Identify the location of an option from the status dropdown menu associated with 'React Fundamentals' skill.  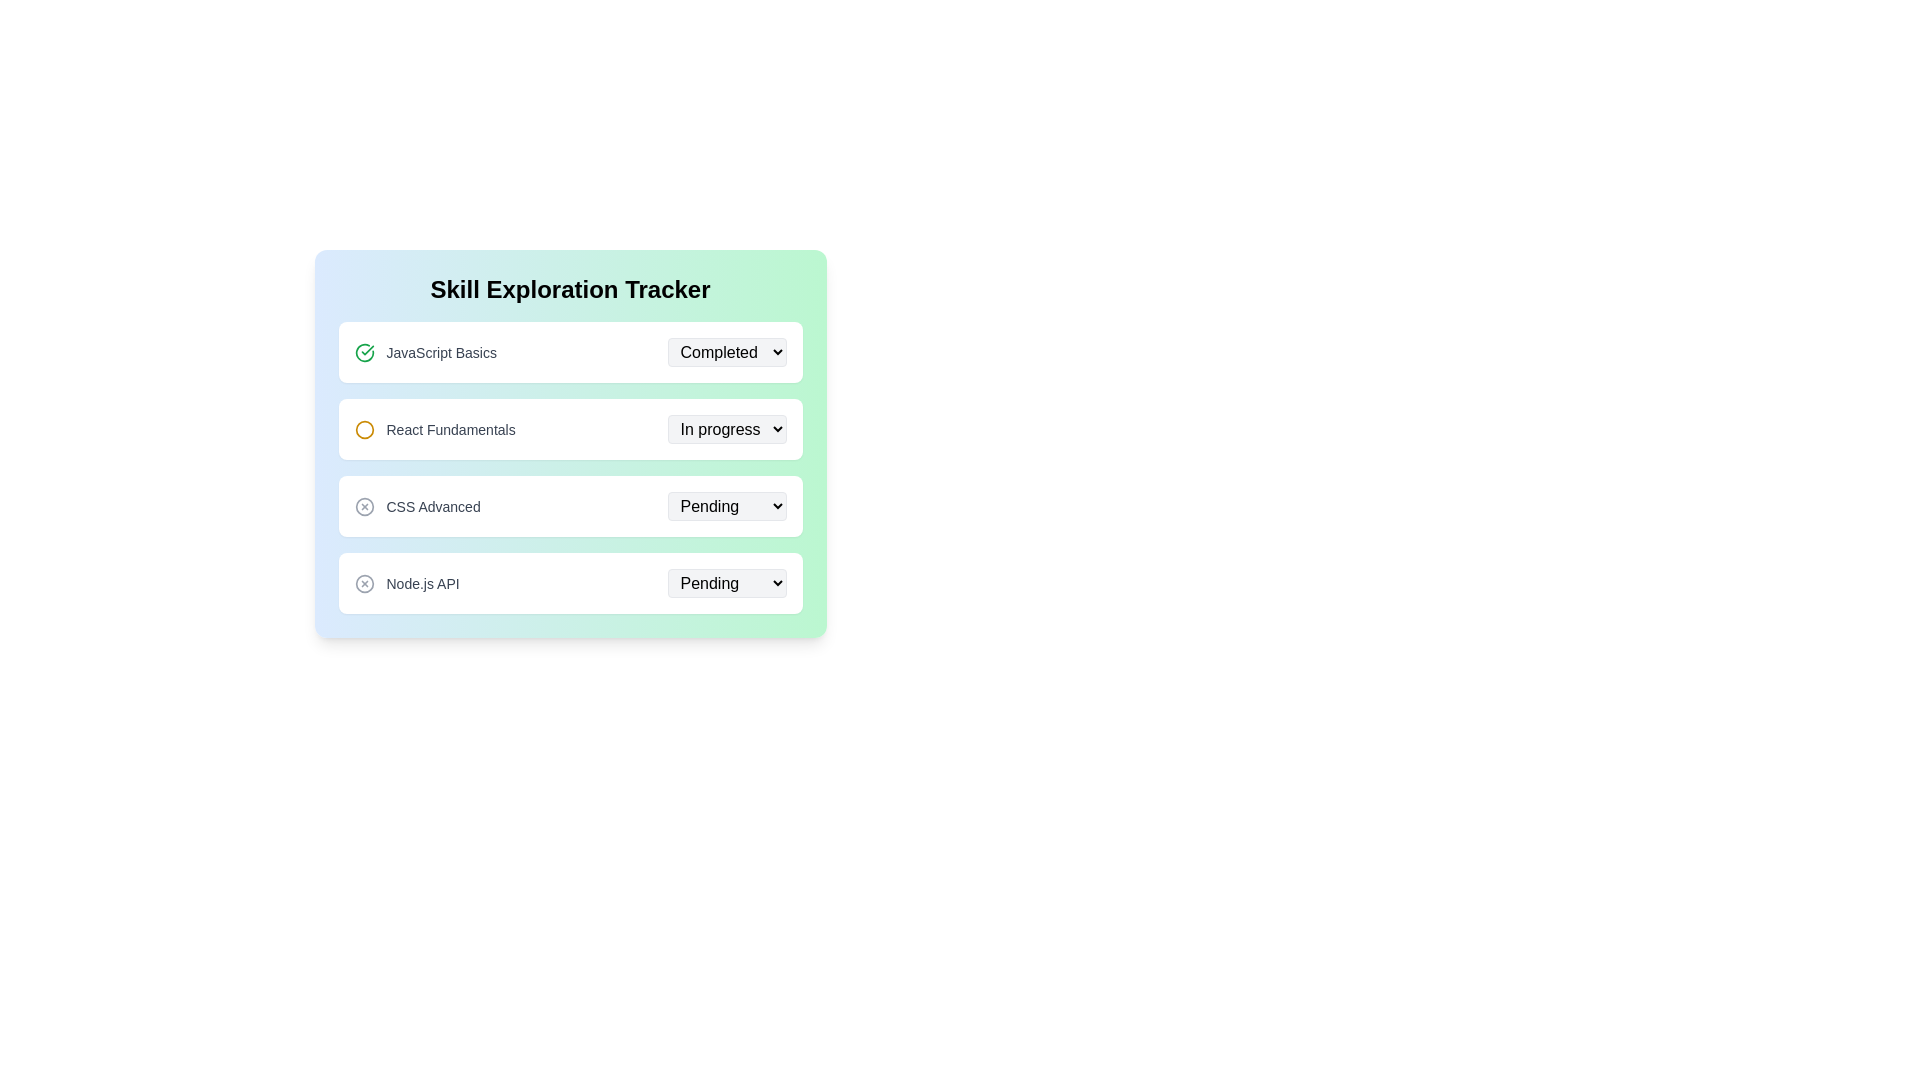
(725, 427).